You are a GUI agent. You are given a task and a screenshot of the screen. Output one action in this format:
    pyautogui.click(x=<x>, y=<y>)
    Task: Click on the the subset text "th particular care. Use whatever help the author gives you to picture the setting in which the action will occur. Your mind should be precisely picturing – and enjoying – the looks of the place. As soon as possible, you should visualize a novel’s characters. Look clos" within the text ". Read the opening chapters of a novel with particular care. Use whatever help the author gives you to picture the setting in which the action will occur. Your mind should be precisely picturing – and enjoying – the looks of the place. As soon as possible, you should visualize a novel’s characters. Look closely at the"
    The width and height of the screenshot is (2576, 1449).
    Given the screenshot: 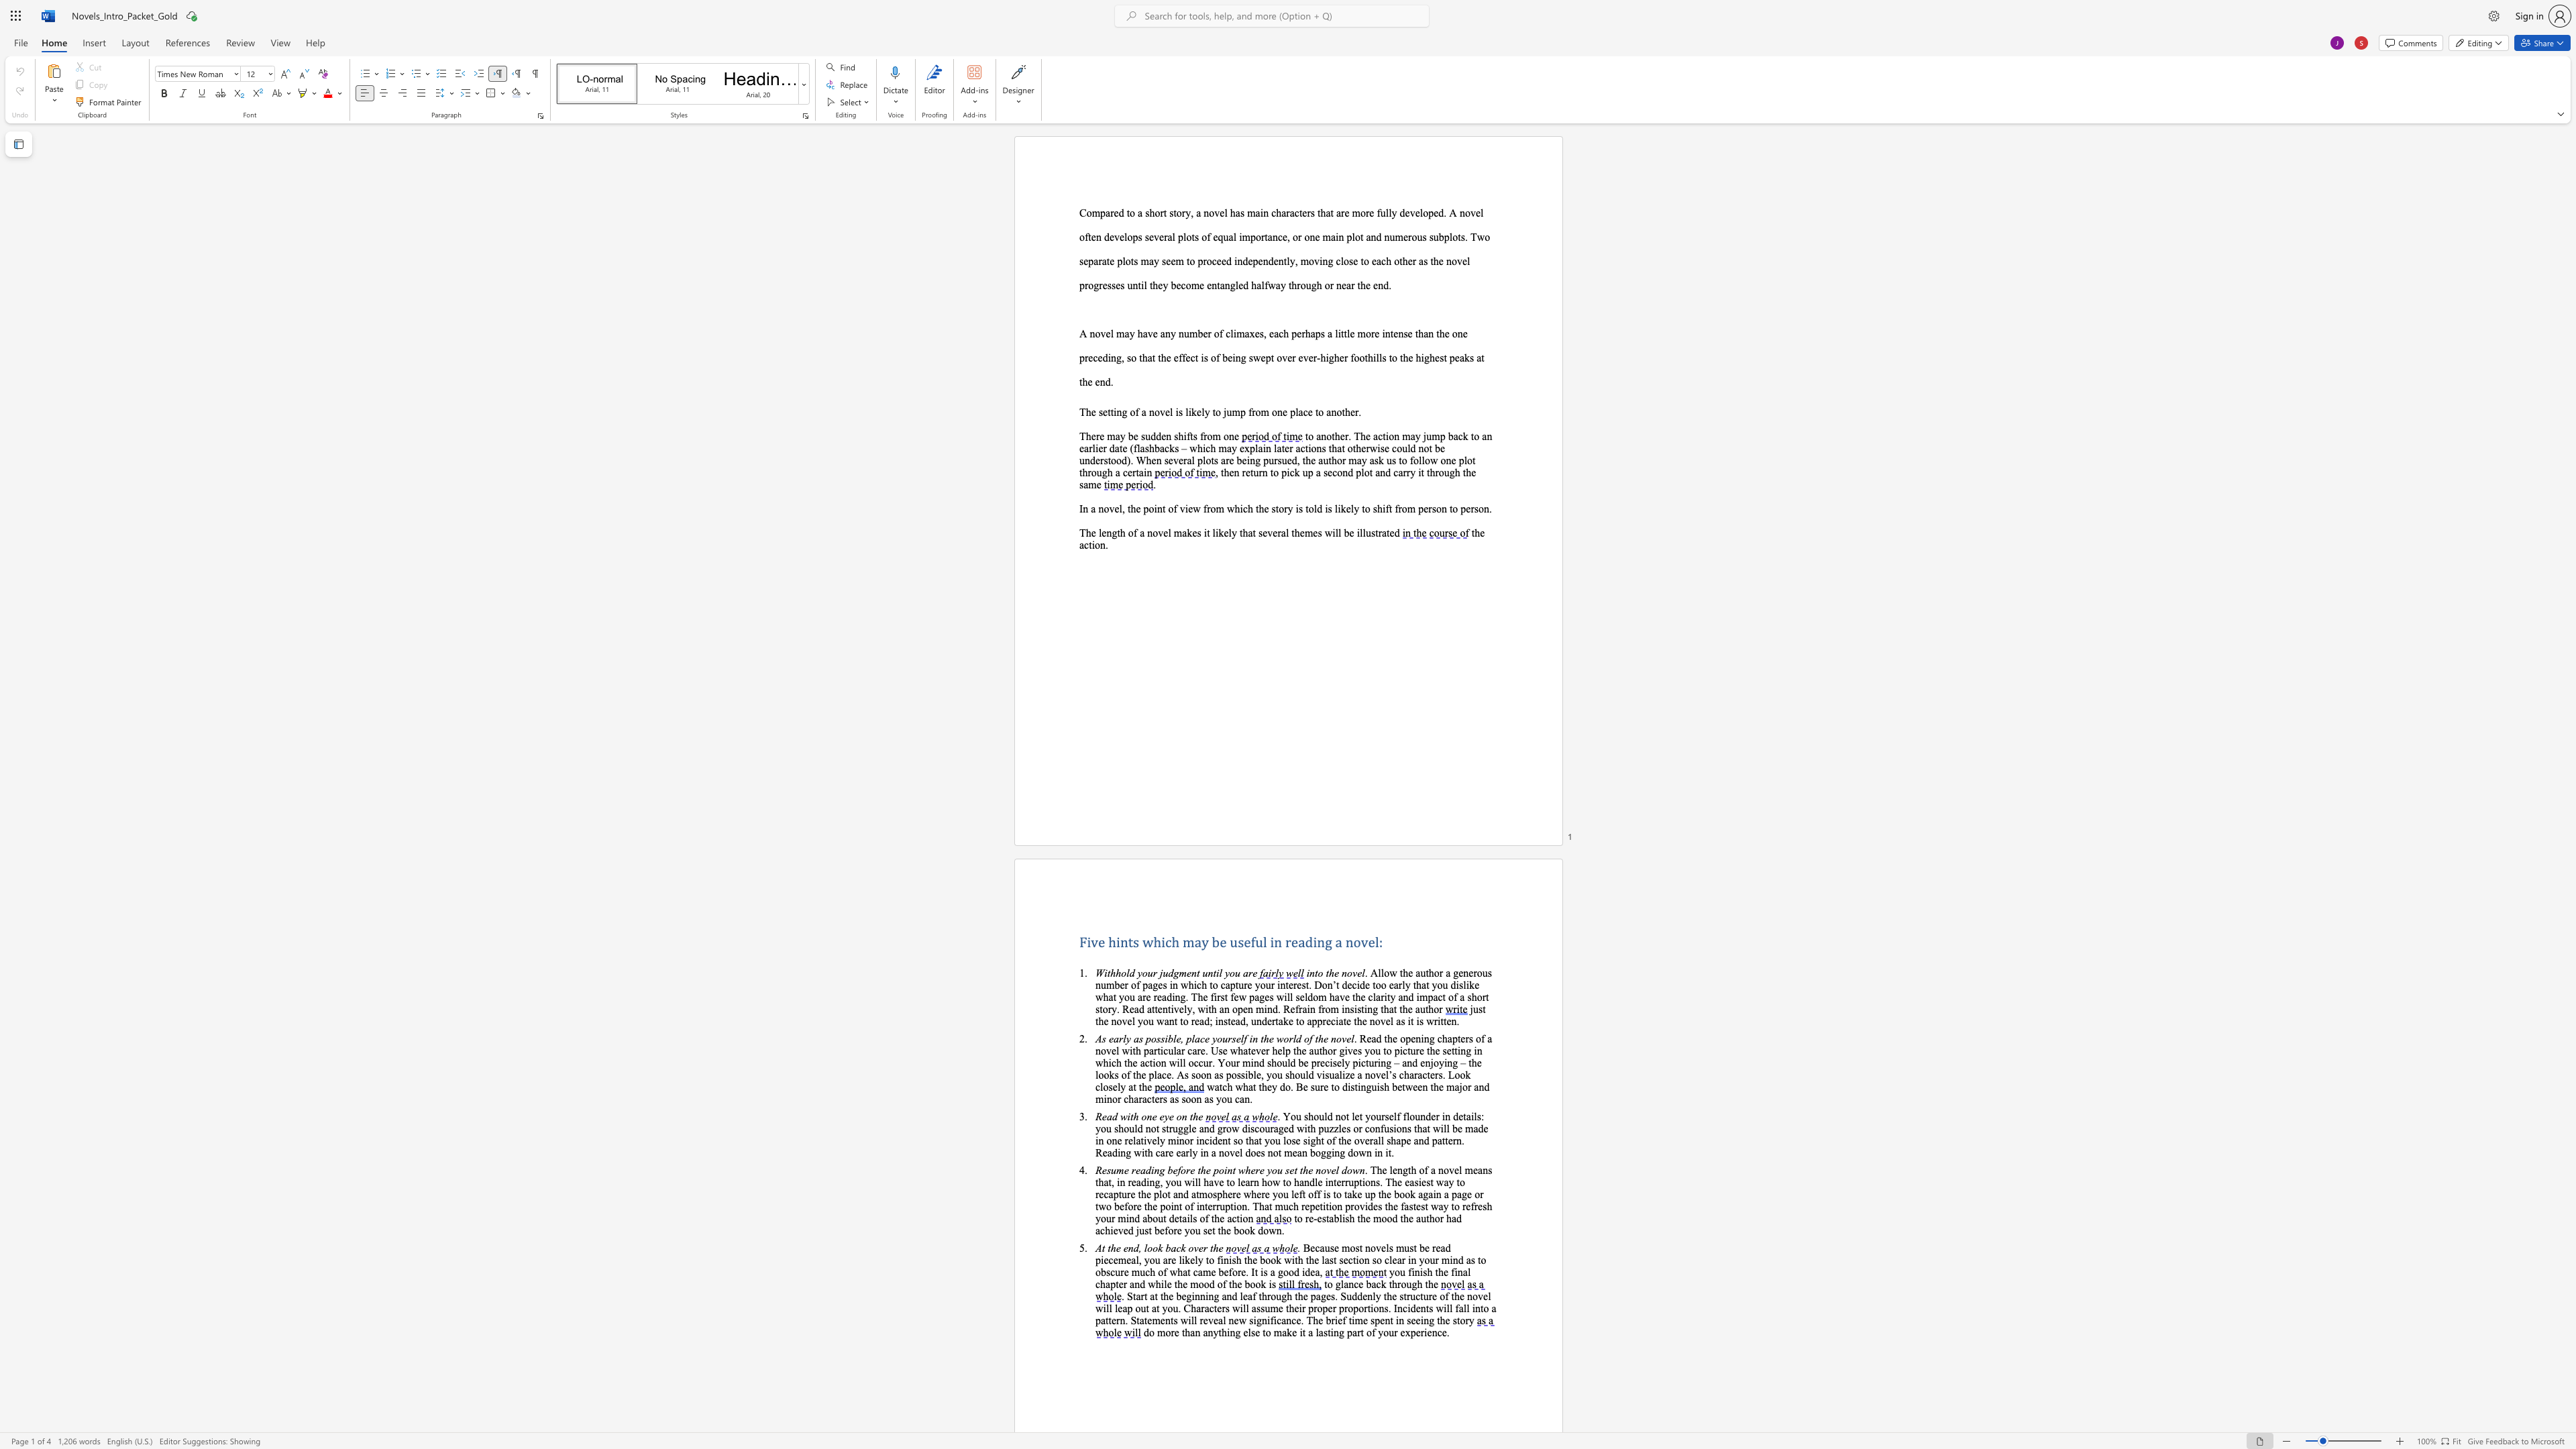 What is the action you would take?
    pyautogui.click(x=1132, y=1050)
    